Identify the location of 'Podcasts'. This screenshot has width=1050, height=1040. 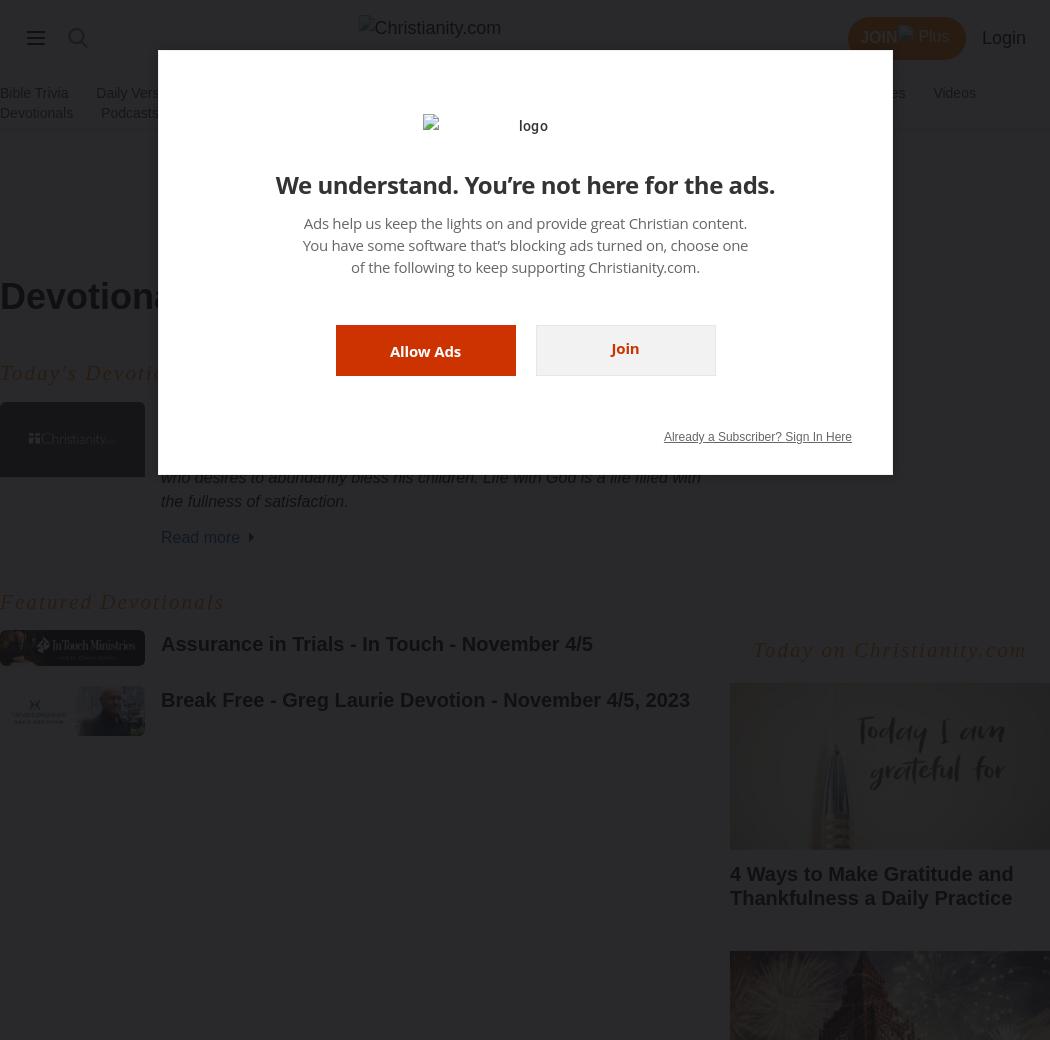
(128, 112).